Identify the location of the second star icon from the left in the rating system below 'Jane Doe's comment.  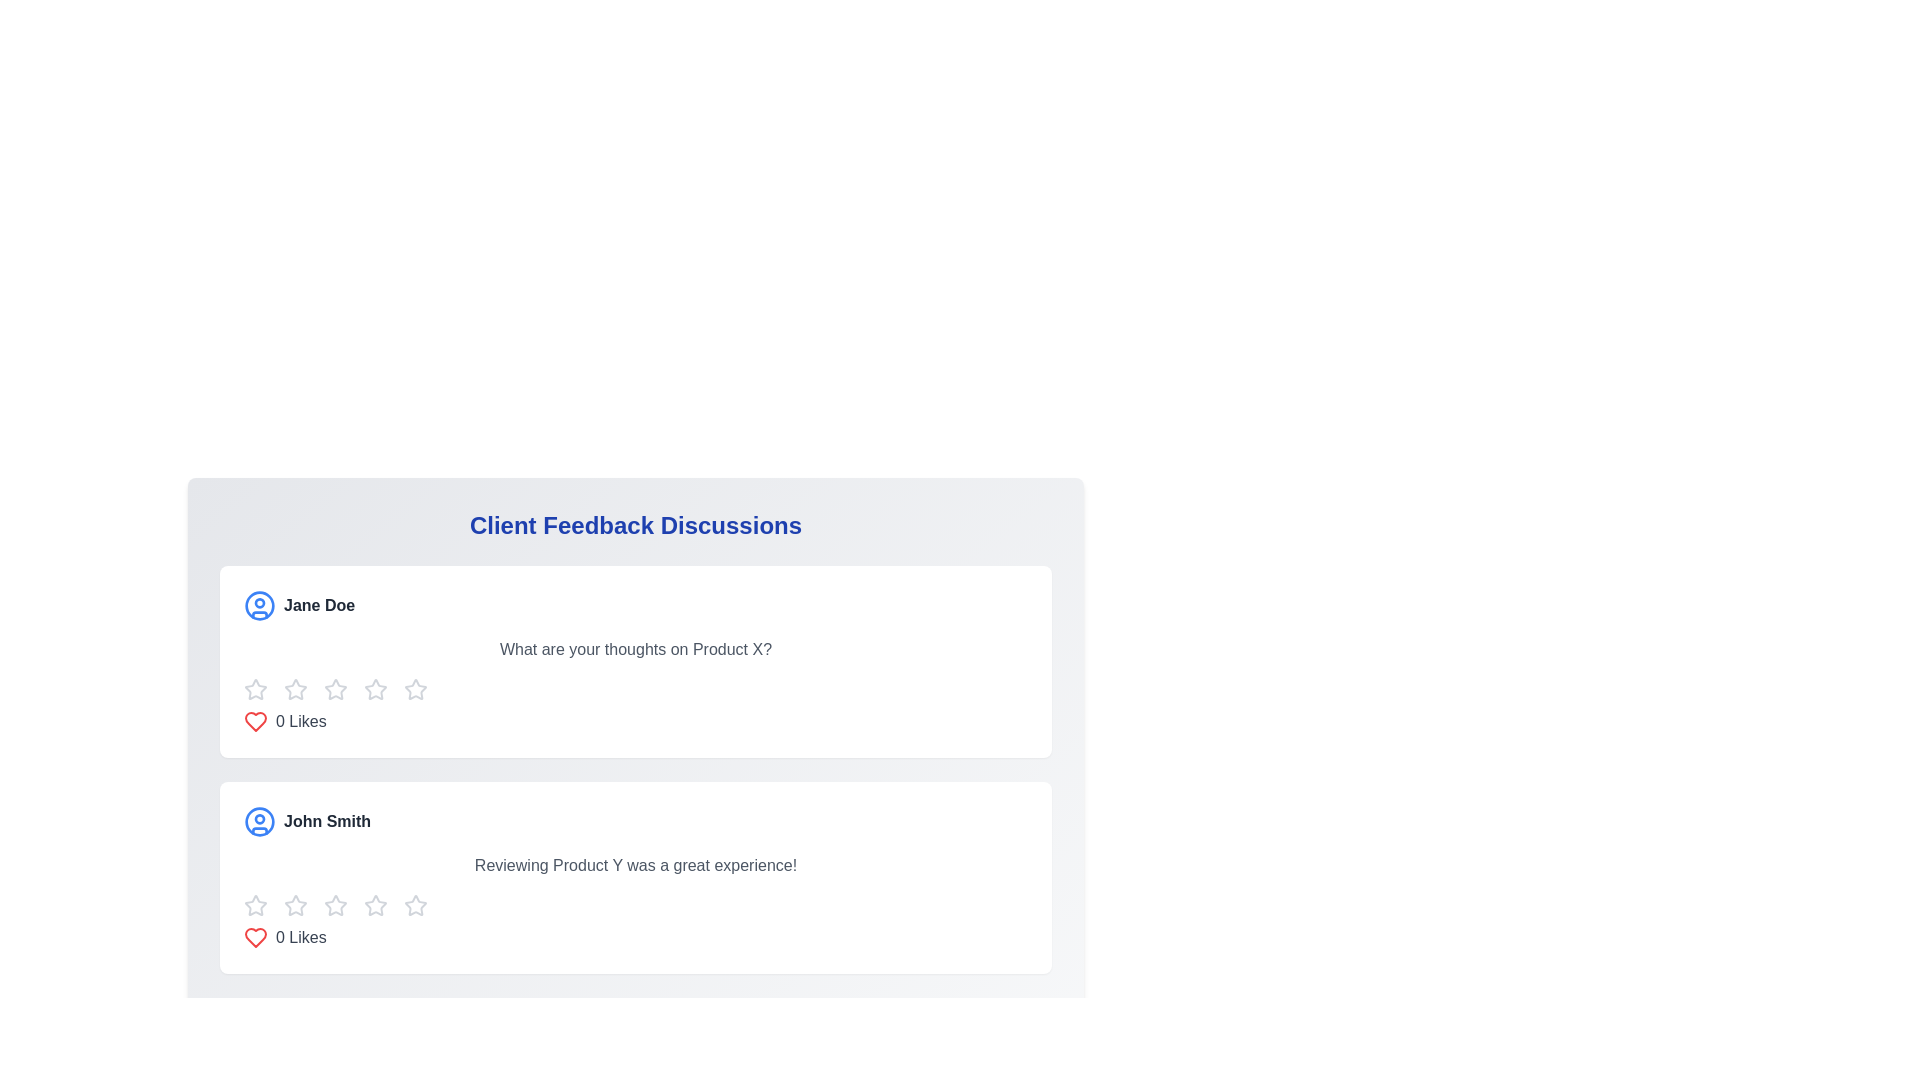
(336, 688).